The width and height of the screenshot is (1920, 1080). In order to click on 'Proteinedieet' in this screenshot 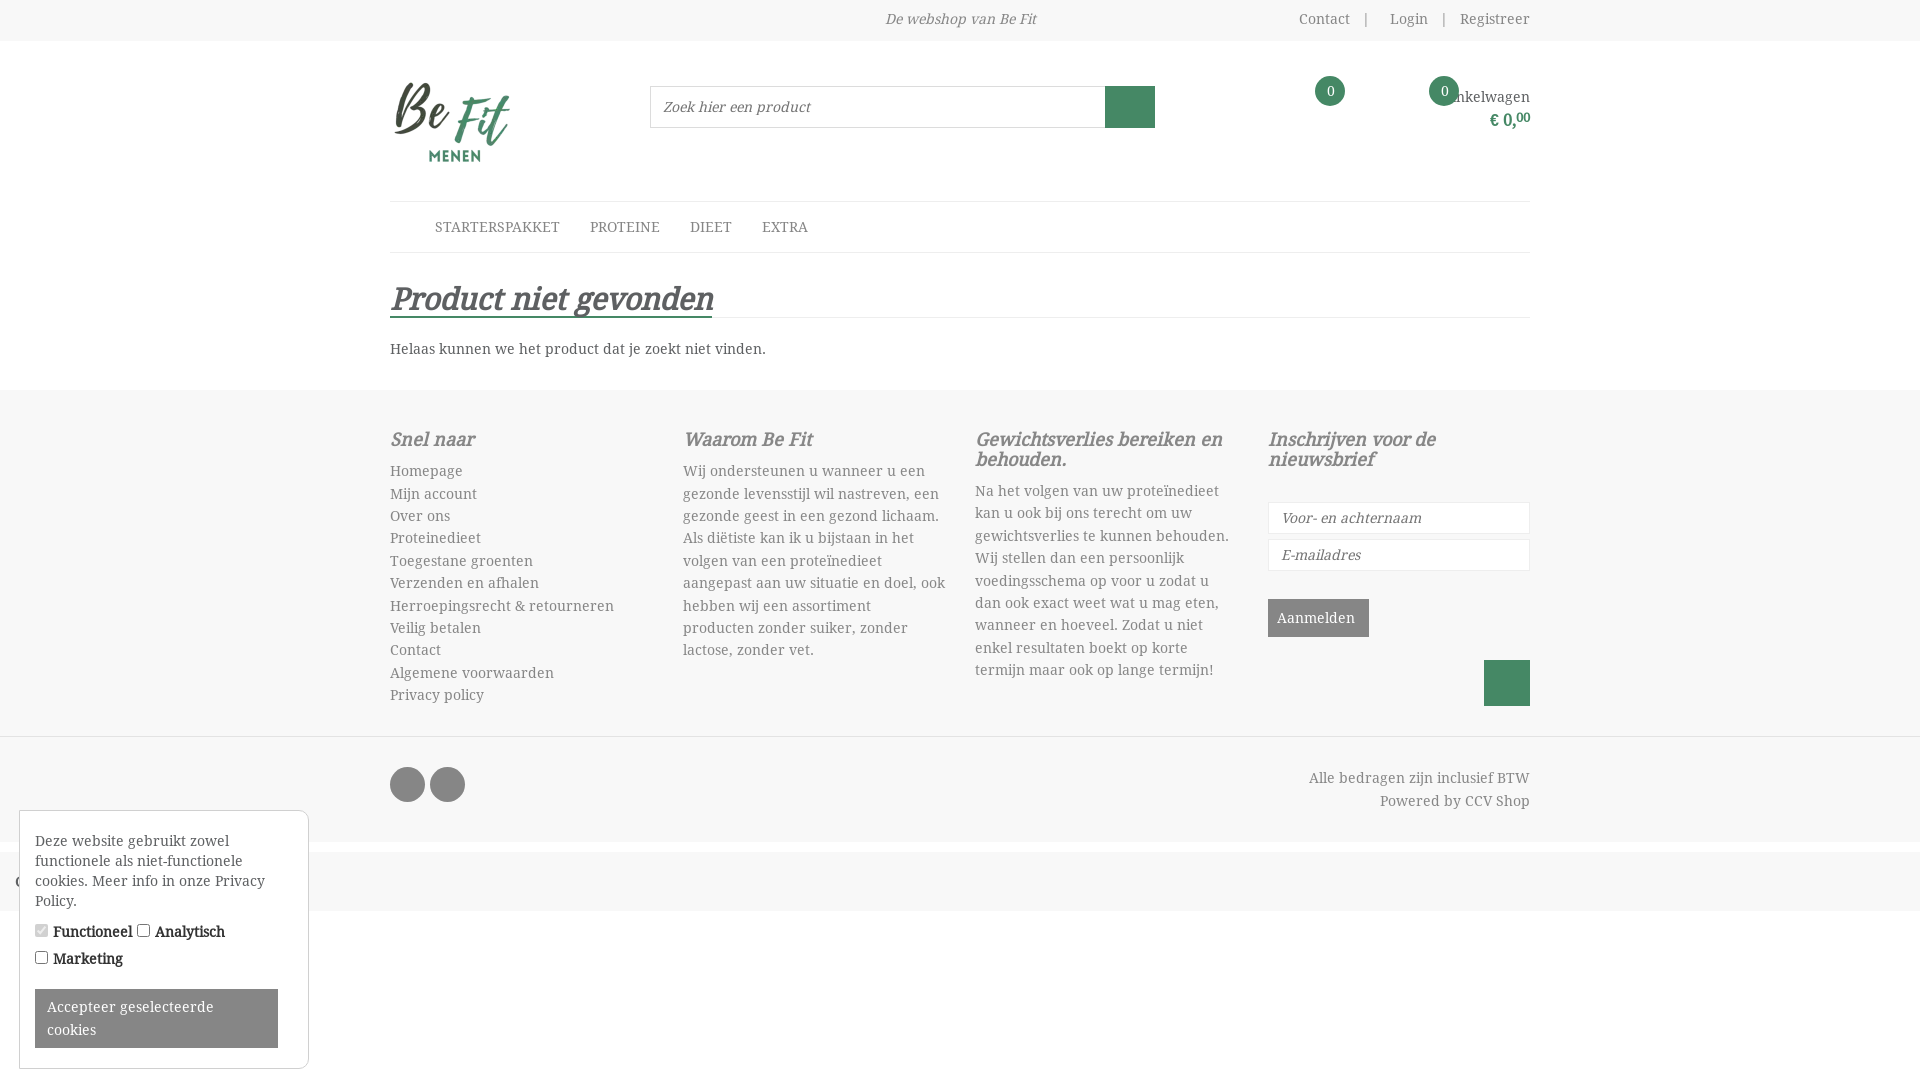, I will do `click(434, 536)`.